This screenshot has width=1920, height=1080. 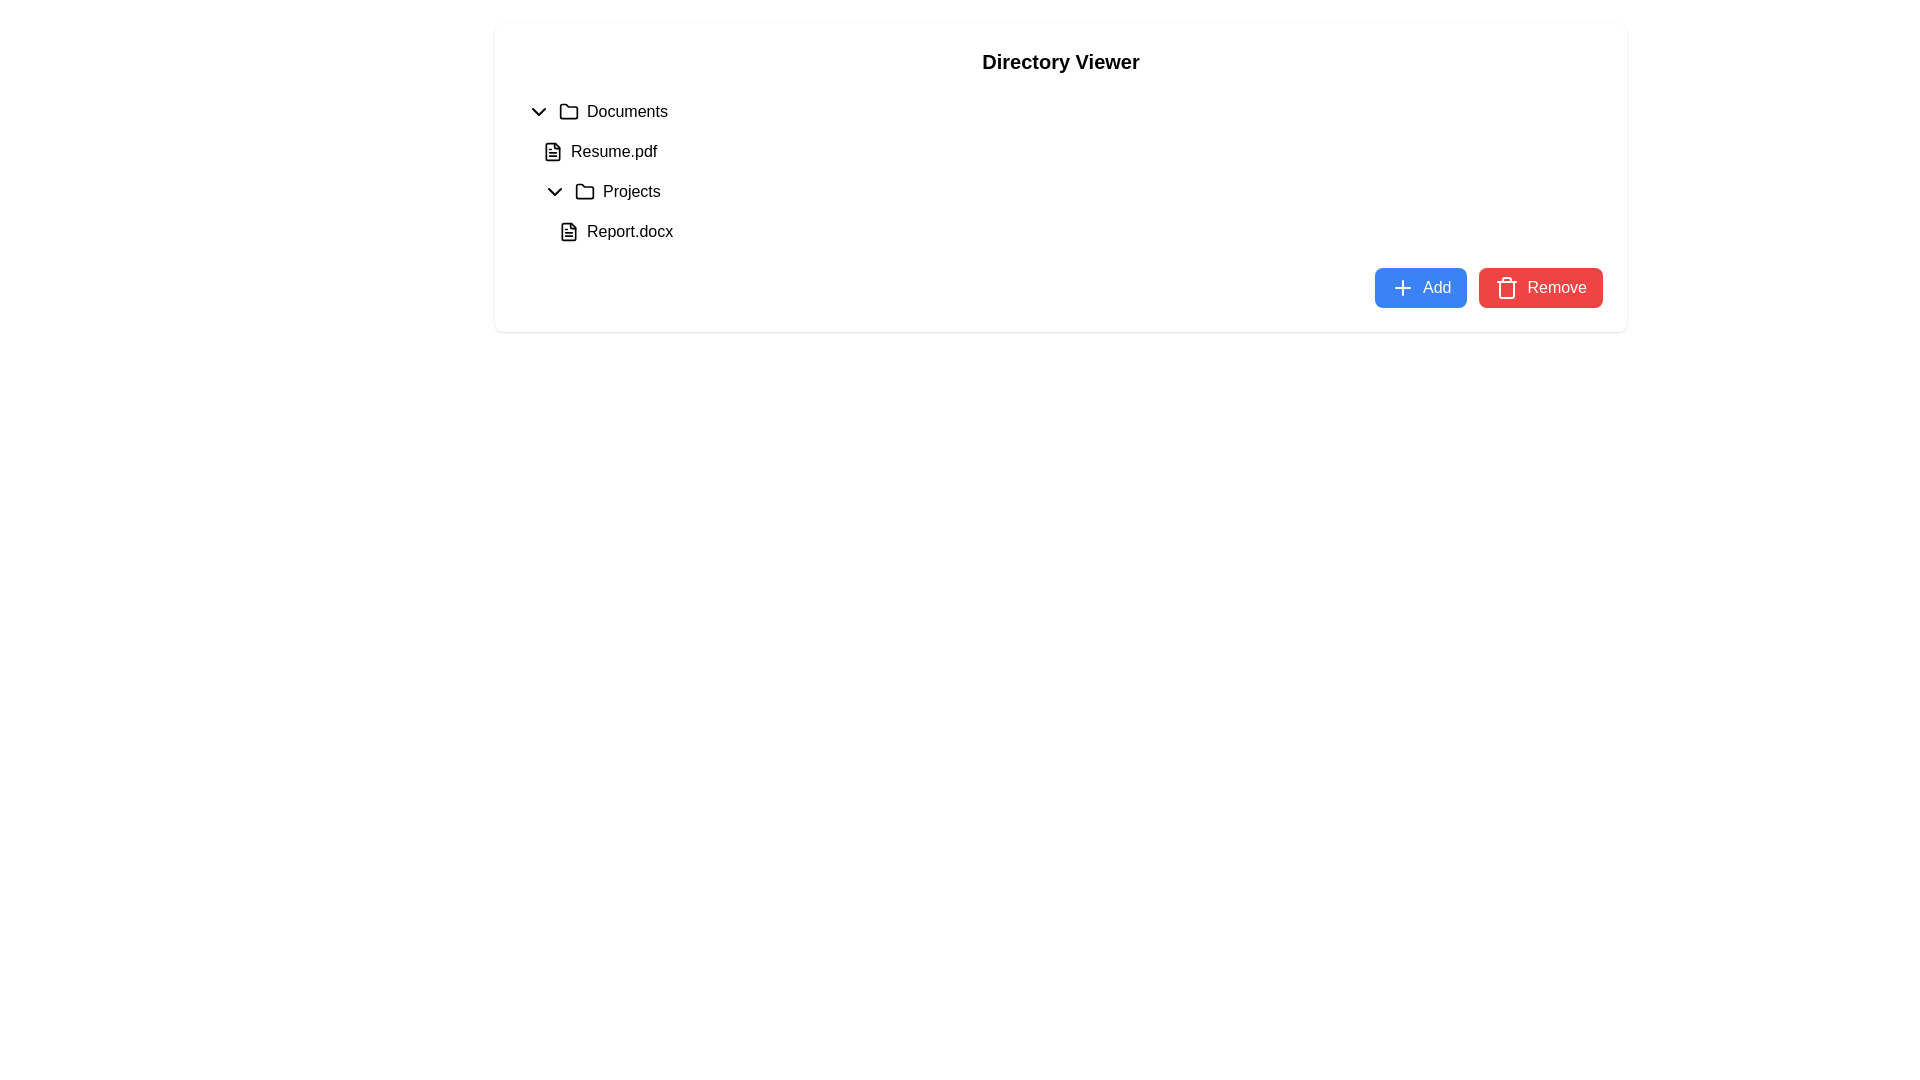 I want to click on the icon located within the red 'Remove' button at the bottom right corner of the interface, which serves to reinforce the button's purpose of deleting or removing an item, so click(x=1507, y=288).